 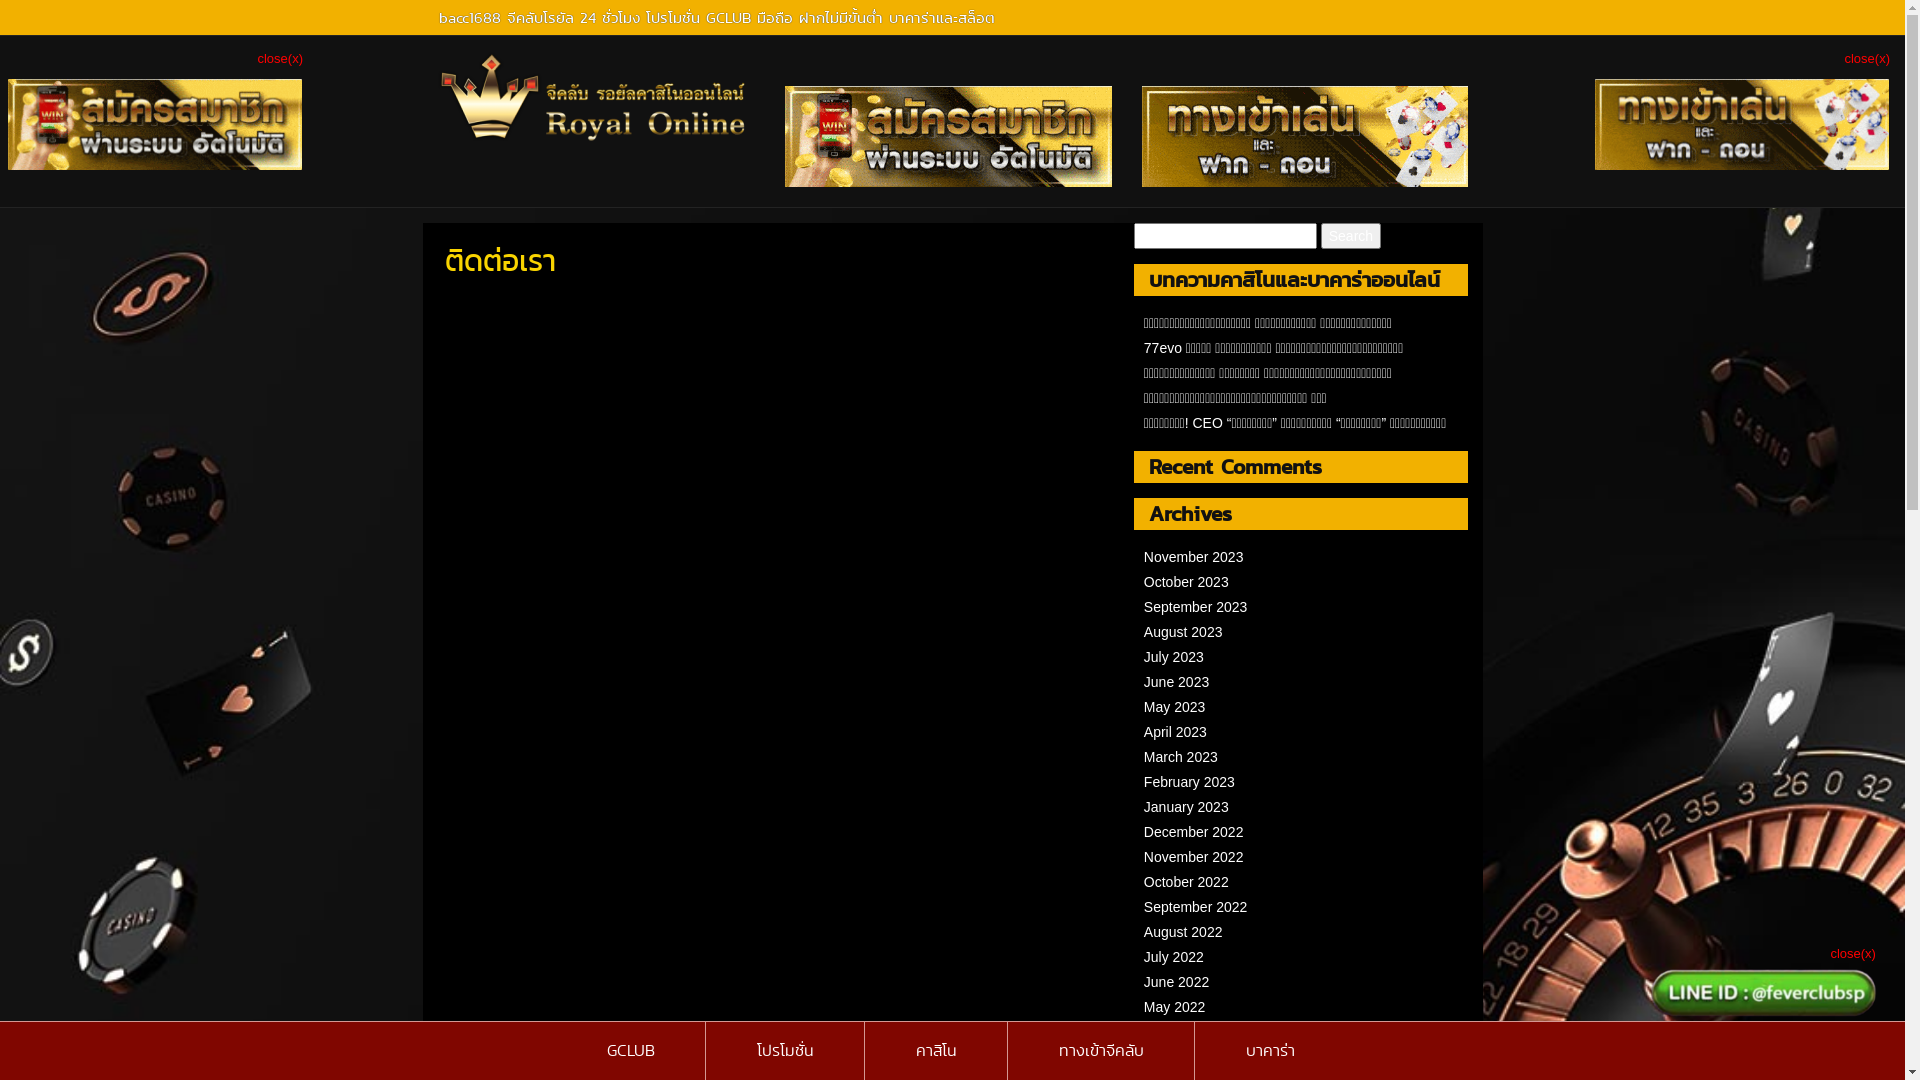 What do you see at coordinates (1180, 1055) in the screenshot?
I see `'March 2022'` at bounding box center [1180, 1055].